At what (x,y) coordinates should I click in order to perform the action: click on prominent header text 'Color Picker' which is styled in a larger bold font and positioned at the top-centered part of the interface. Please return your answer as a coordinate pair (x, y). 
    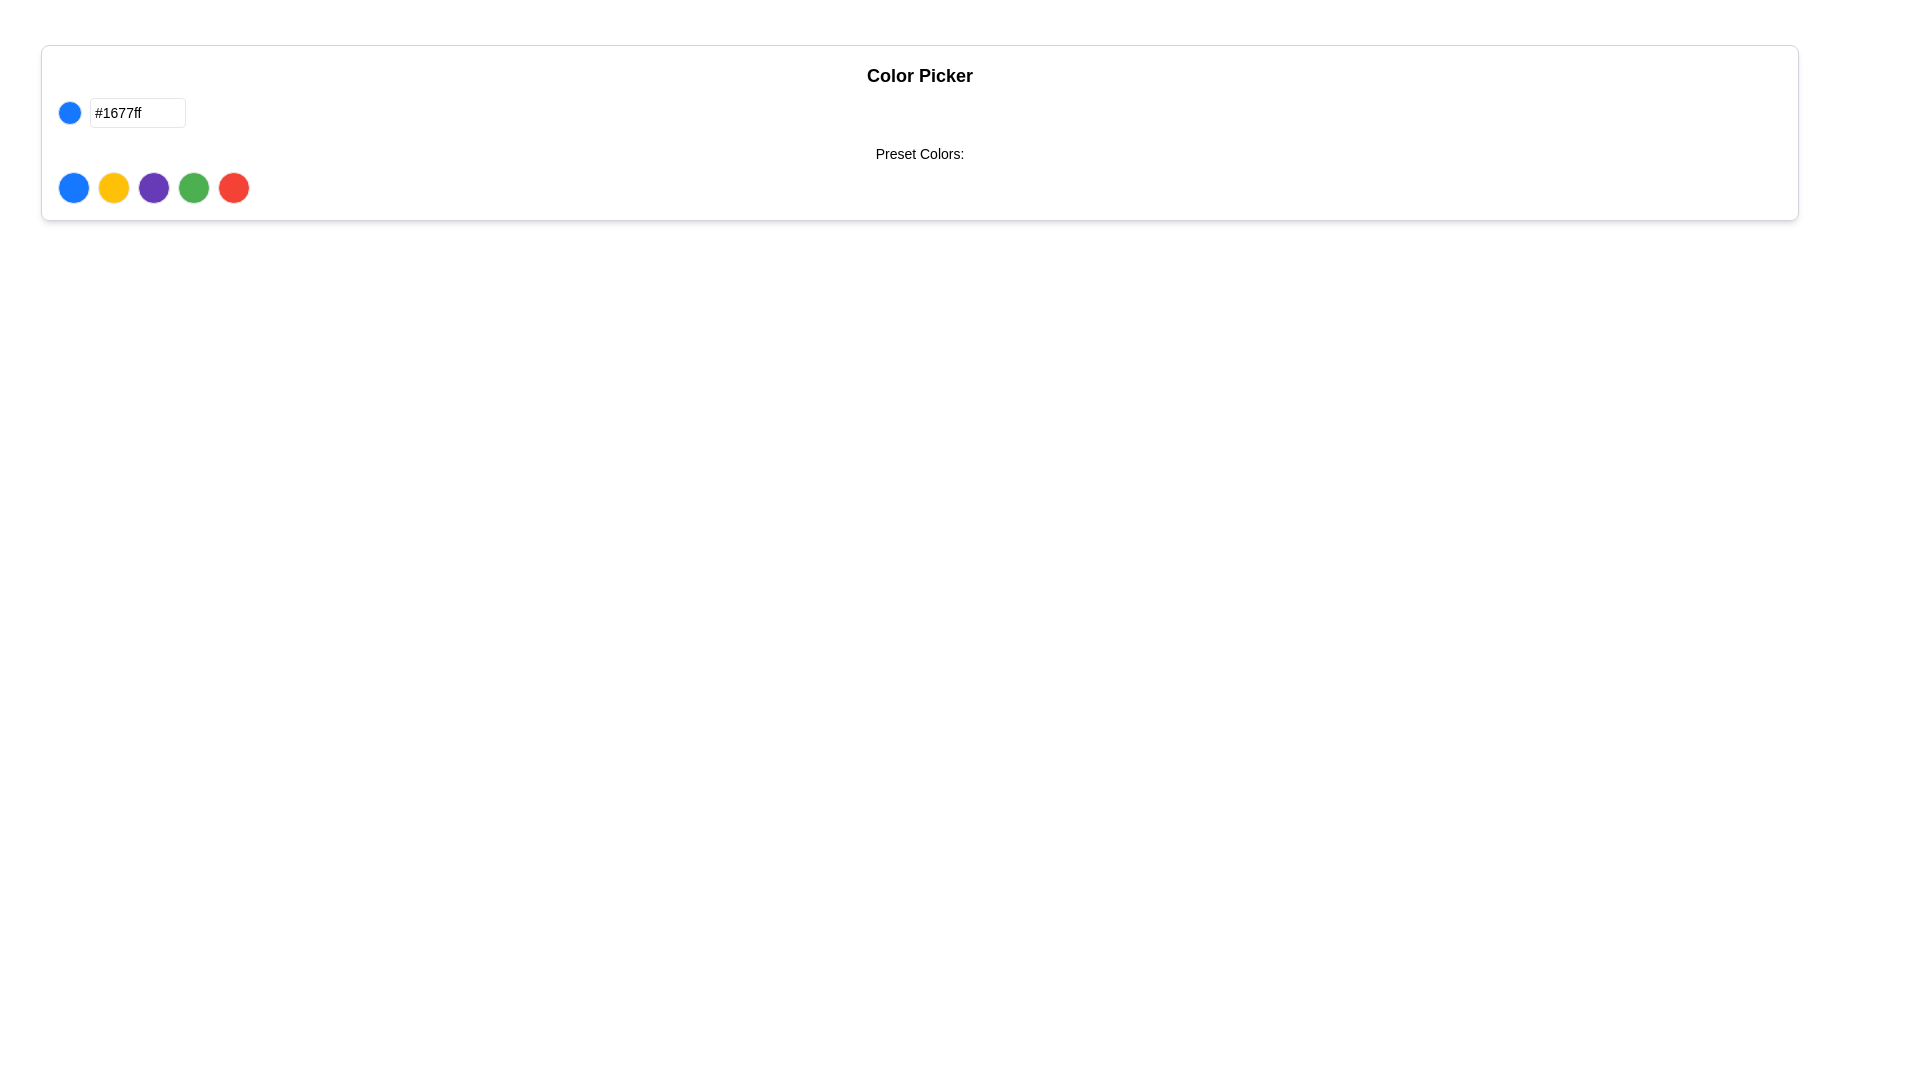
    Looking at the image, I should click on (919, 75).